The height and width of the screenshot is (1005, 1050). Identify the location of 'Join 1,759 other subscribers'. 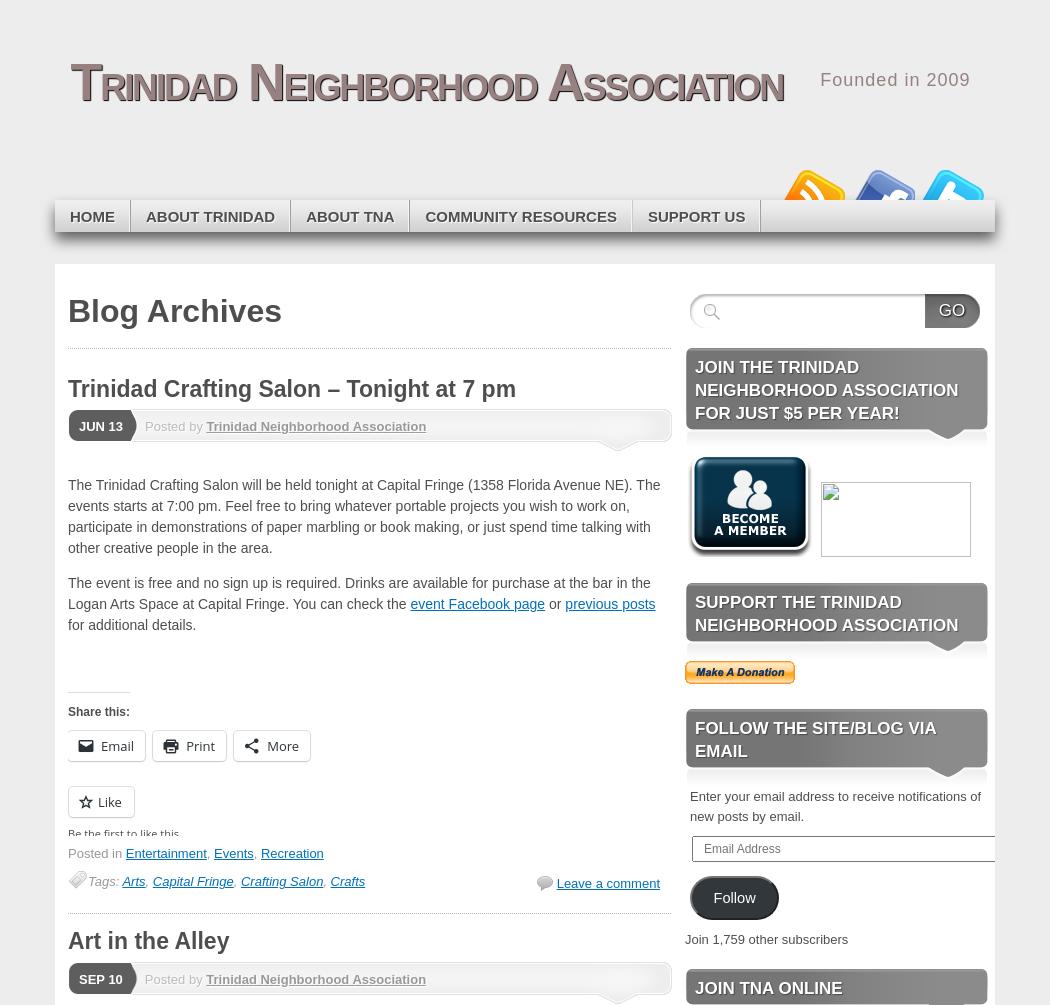
(766, 937).